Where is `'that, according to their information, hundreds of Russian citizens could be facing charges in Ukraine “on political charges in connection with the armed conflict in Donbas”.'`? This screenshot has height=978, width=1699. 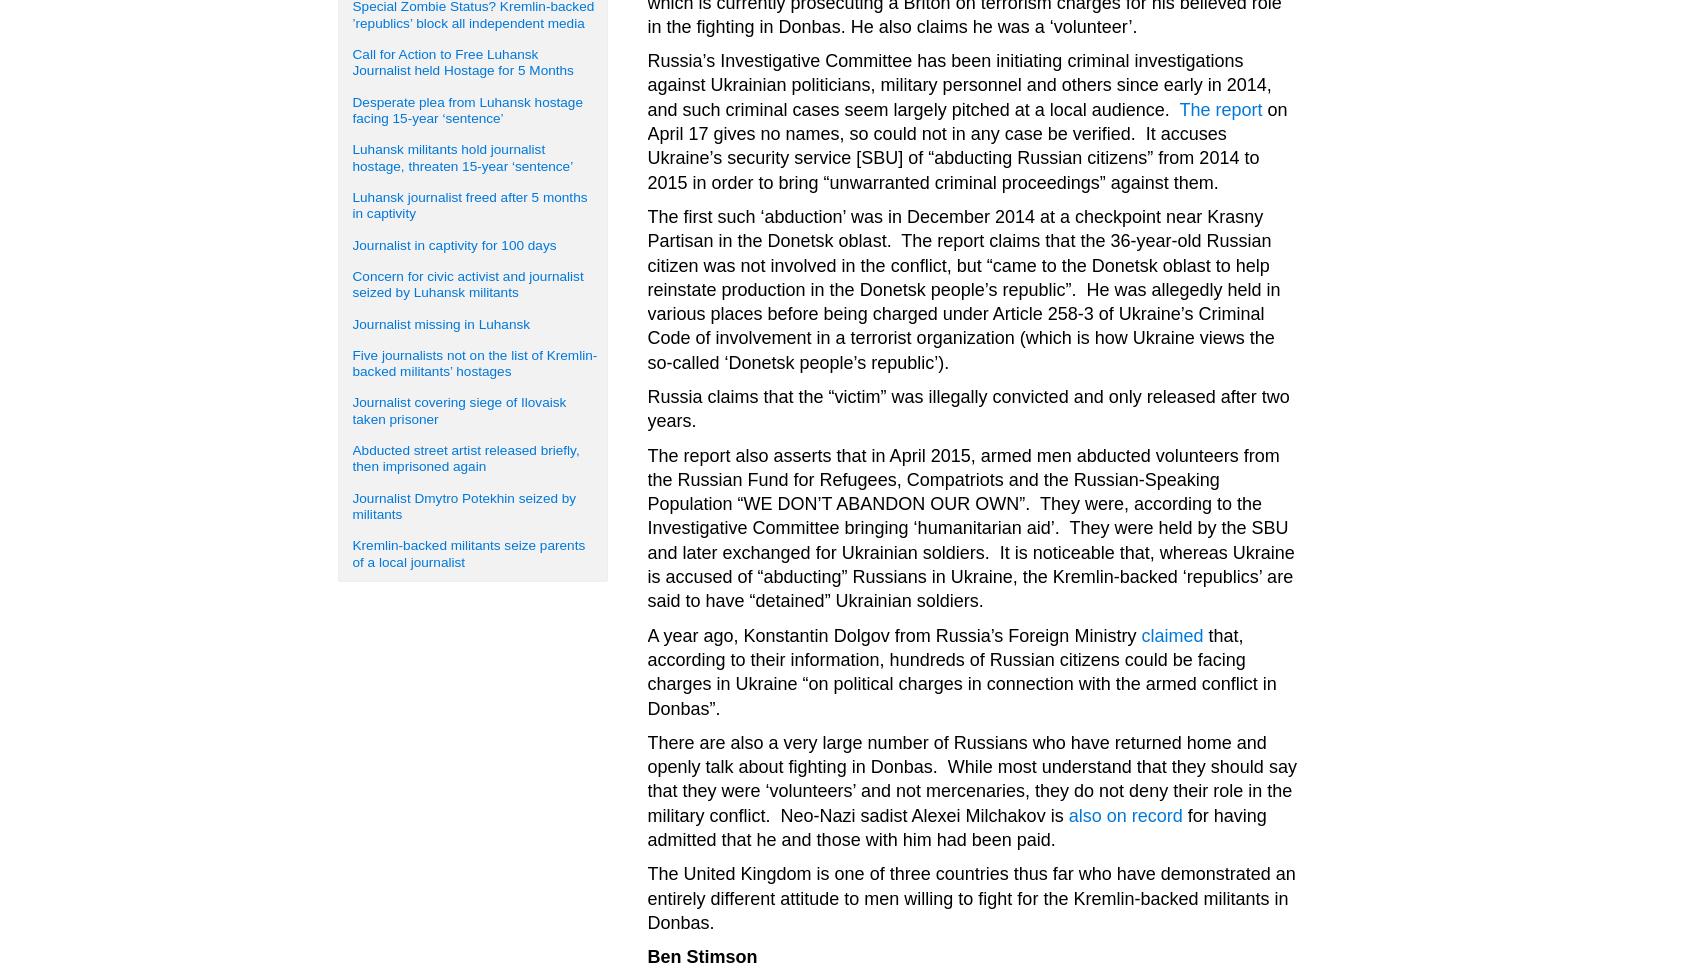 'that, according to their information, hundreds of Russian citizens could be facing charges in Ukraine “on political charges in connection with the armed conflict in Donbas”.' is located at coordinates (646, 671).